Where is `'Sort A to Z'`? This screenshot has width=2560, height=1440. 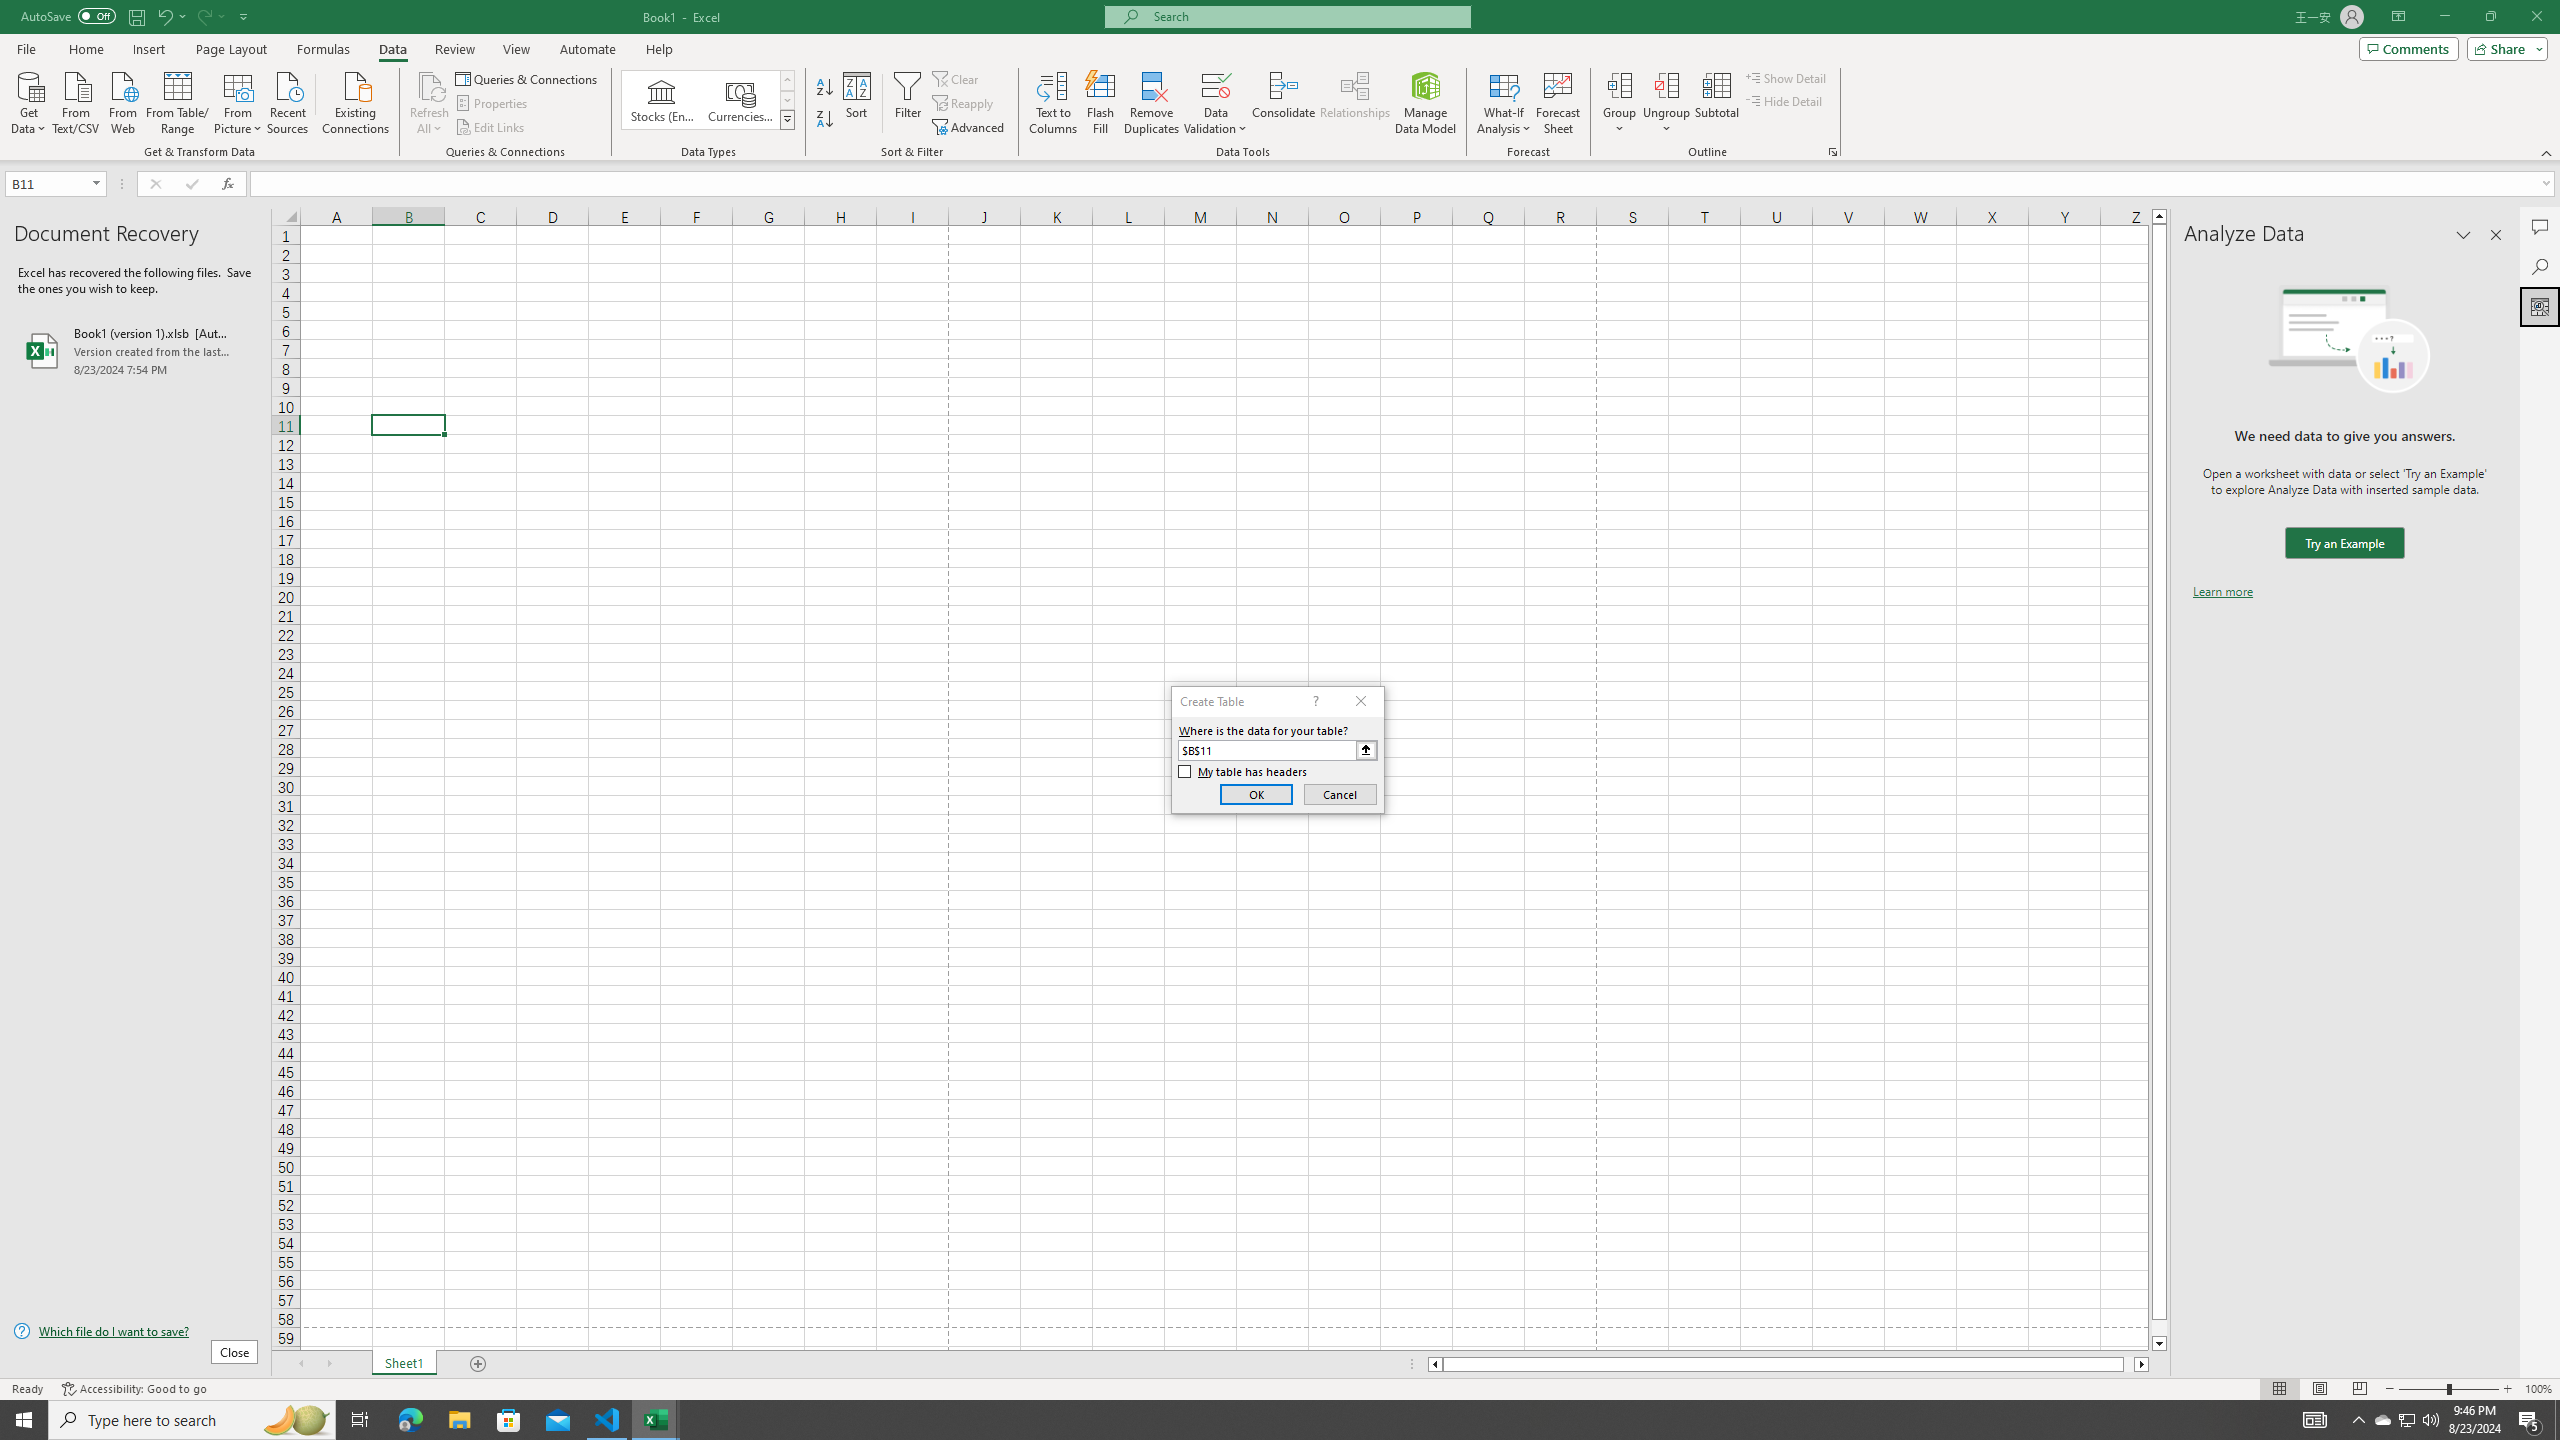
'Sort A to Z' is located at coordinates (824, 87).